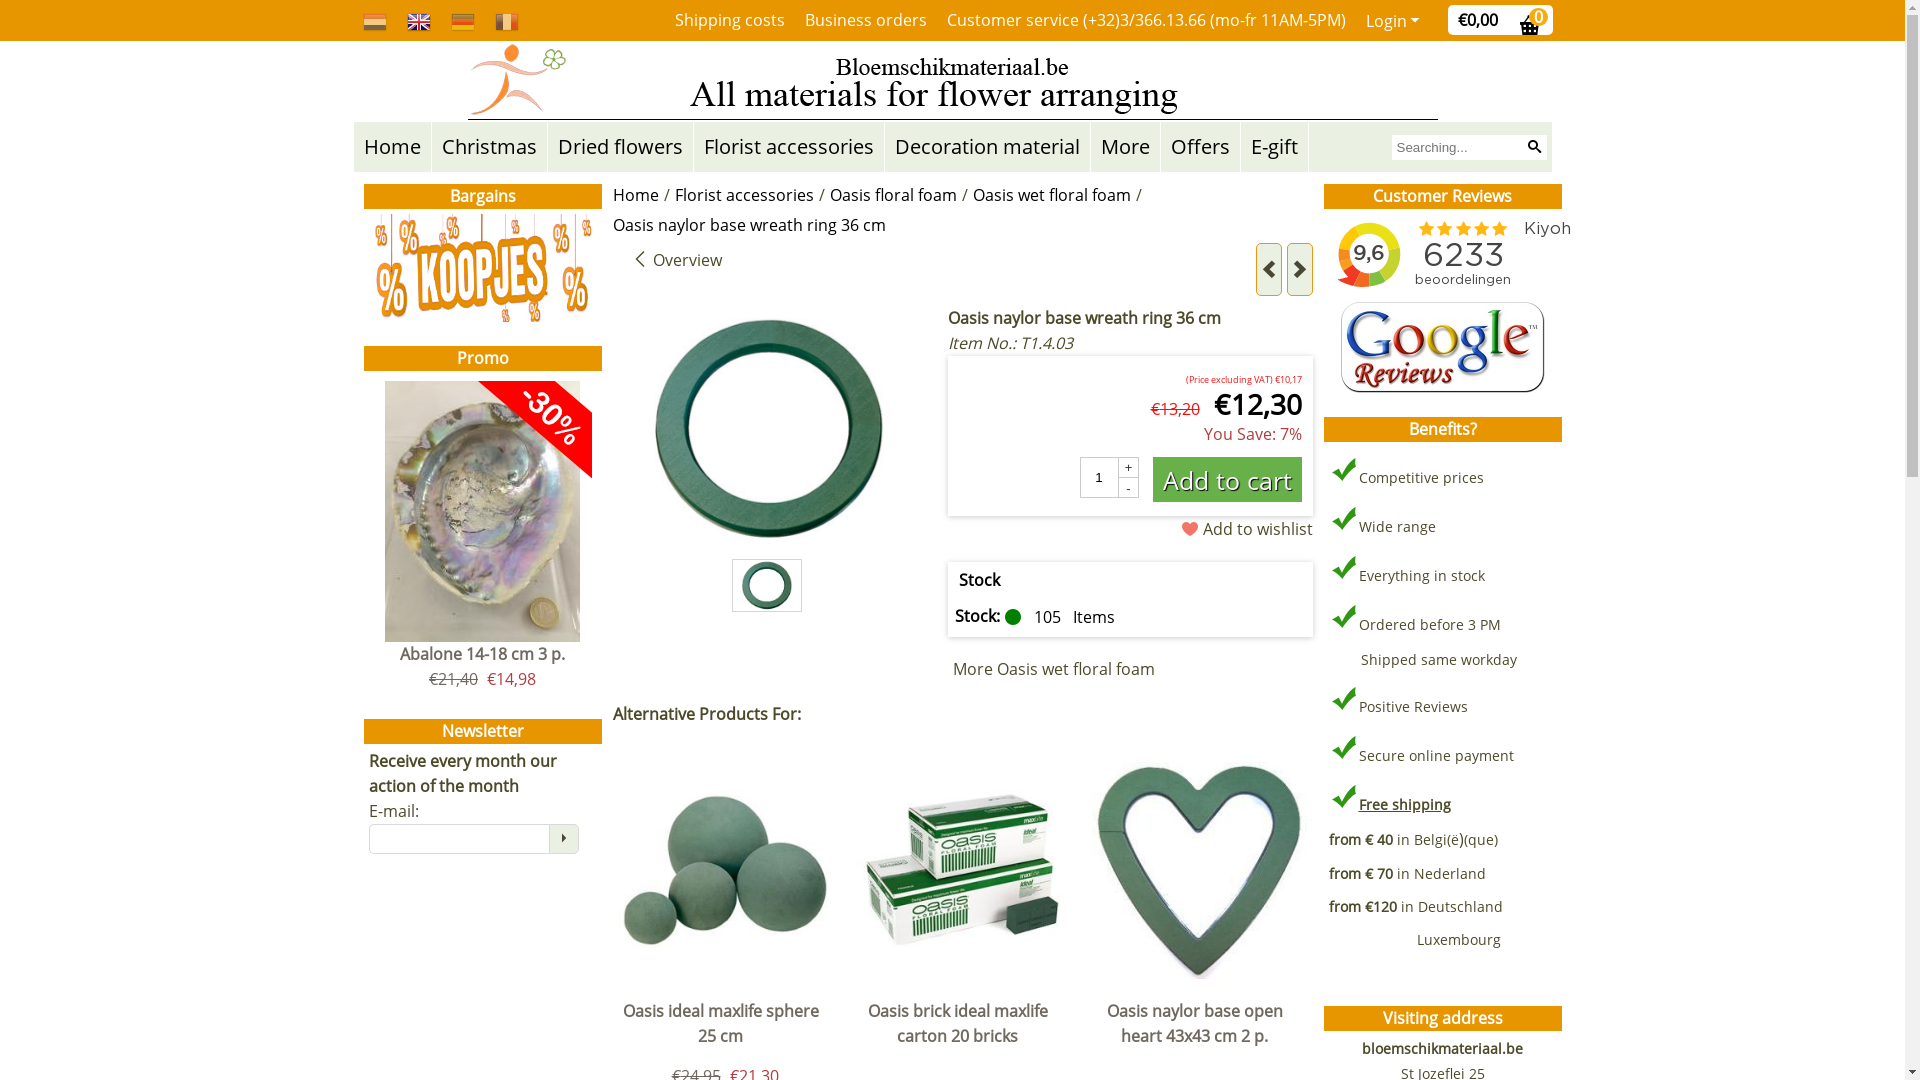 The width and height of the screenshot is (1920, 1080). Describe the element at coordinates (1199, 1029) in the screenshot. I see `'Oasis naylor base open heart 43x43 cm 2 p.'` at that location.